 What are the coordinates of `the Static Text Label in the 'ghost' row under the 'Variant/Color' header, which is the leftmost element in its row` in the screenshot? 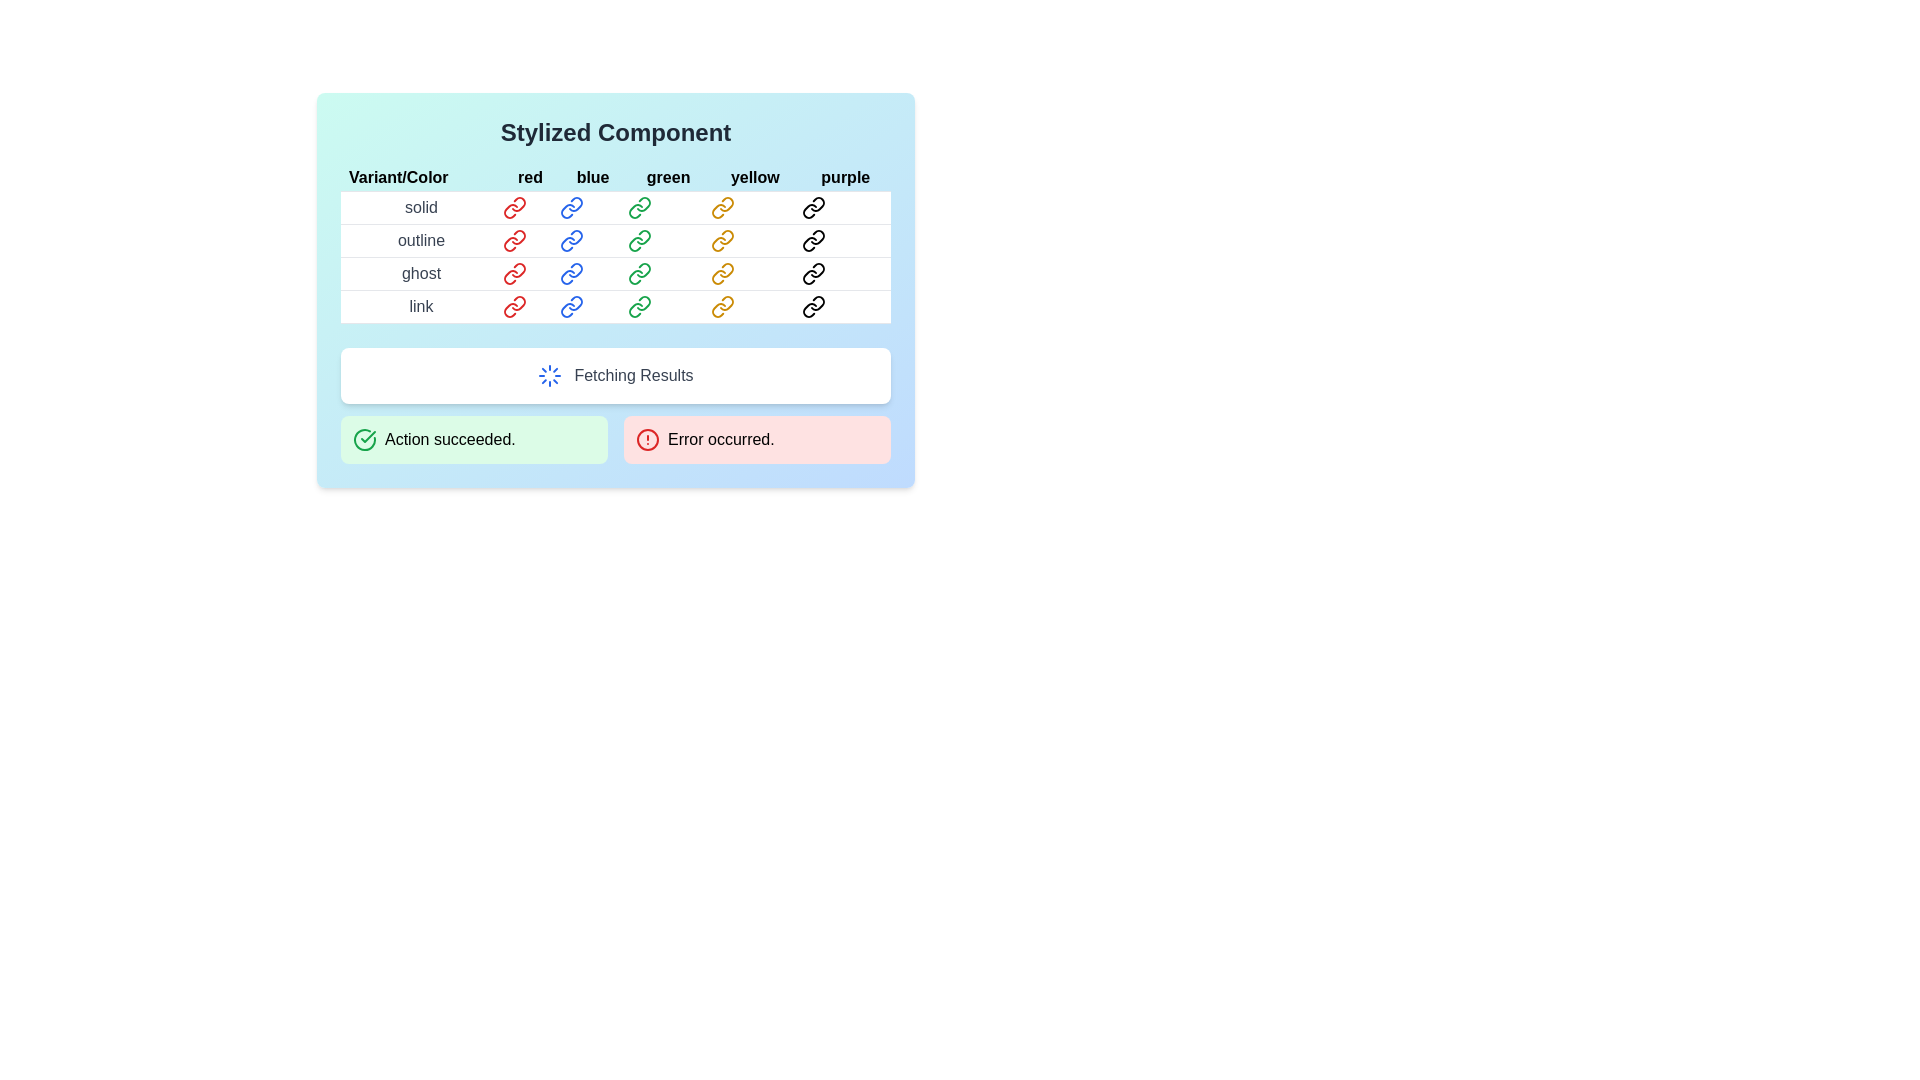 It's located at (420, 307).